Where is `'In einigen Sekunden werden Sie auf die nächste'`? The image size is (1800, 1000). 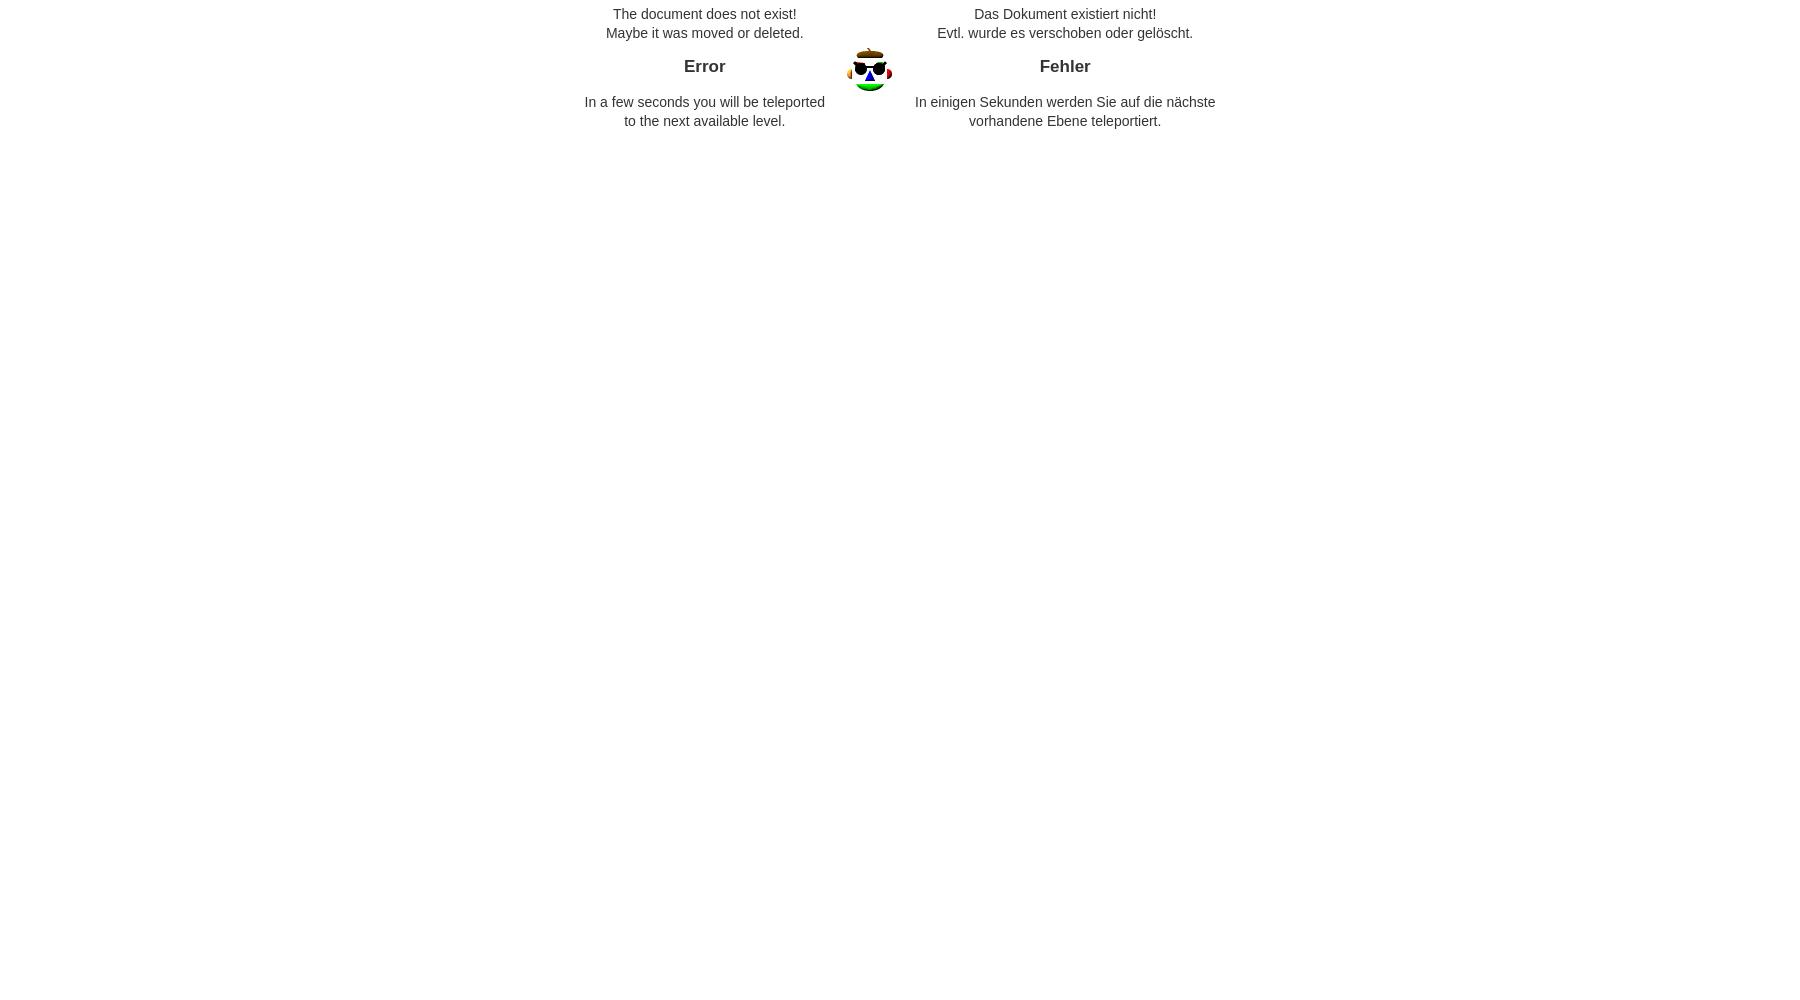 'In einigen Sekunden werden Sie auf die nächste' is located at coordinates (1065, 101).